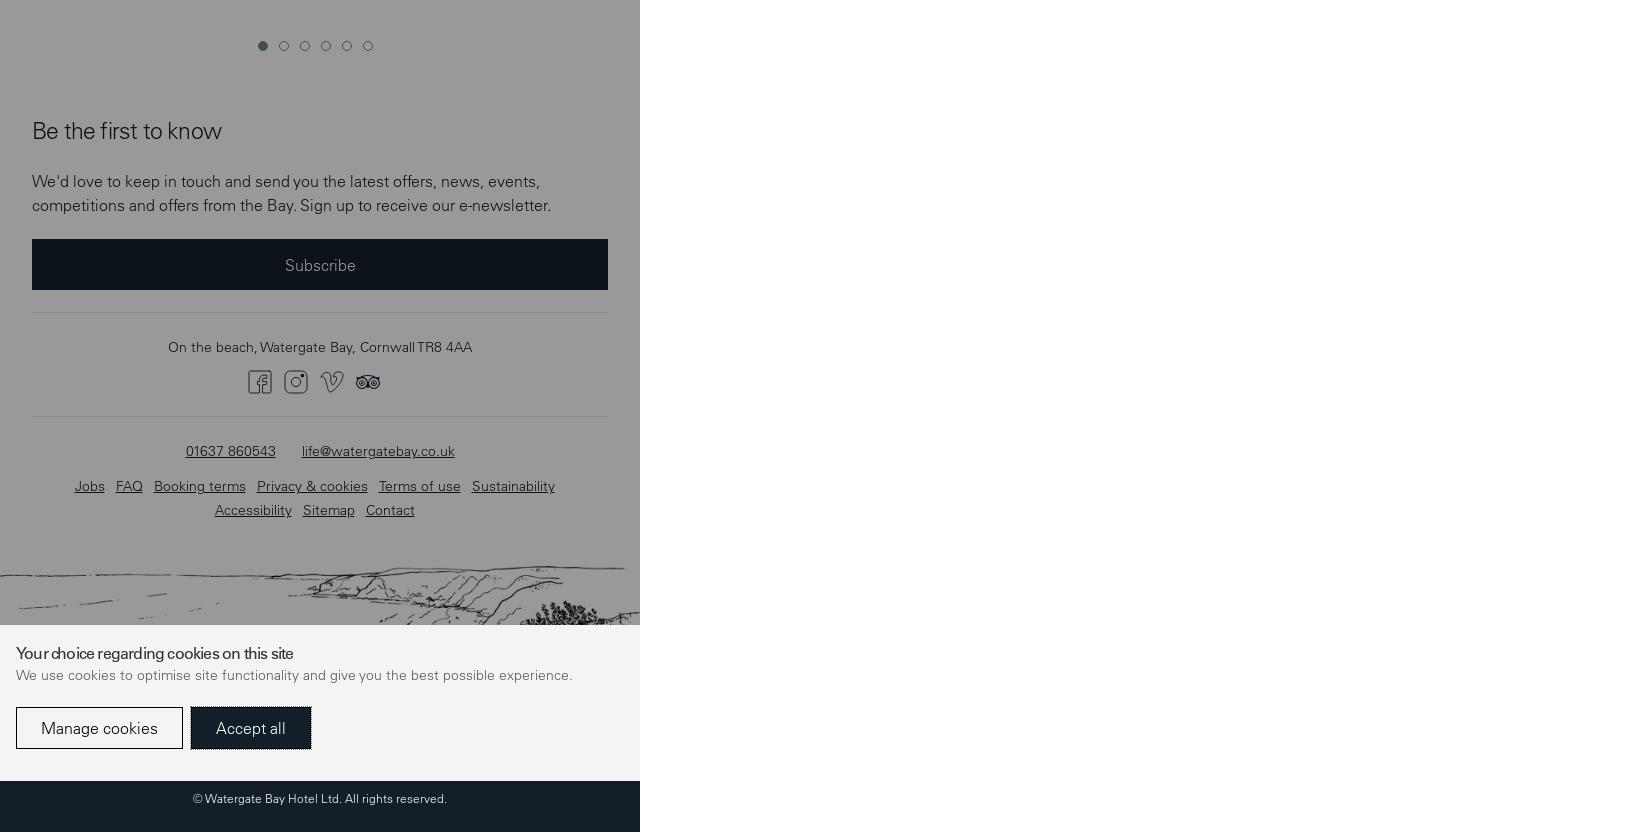 The height and width of the screenshot is (832, 1638). I want to click on 'Privacy & cookies', so click(311, 41).